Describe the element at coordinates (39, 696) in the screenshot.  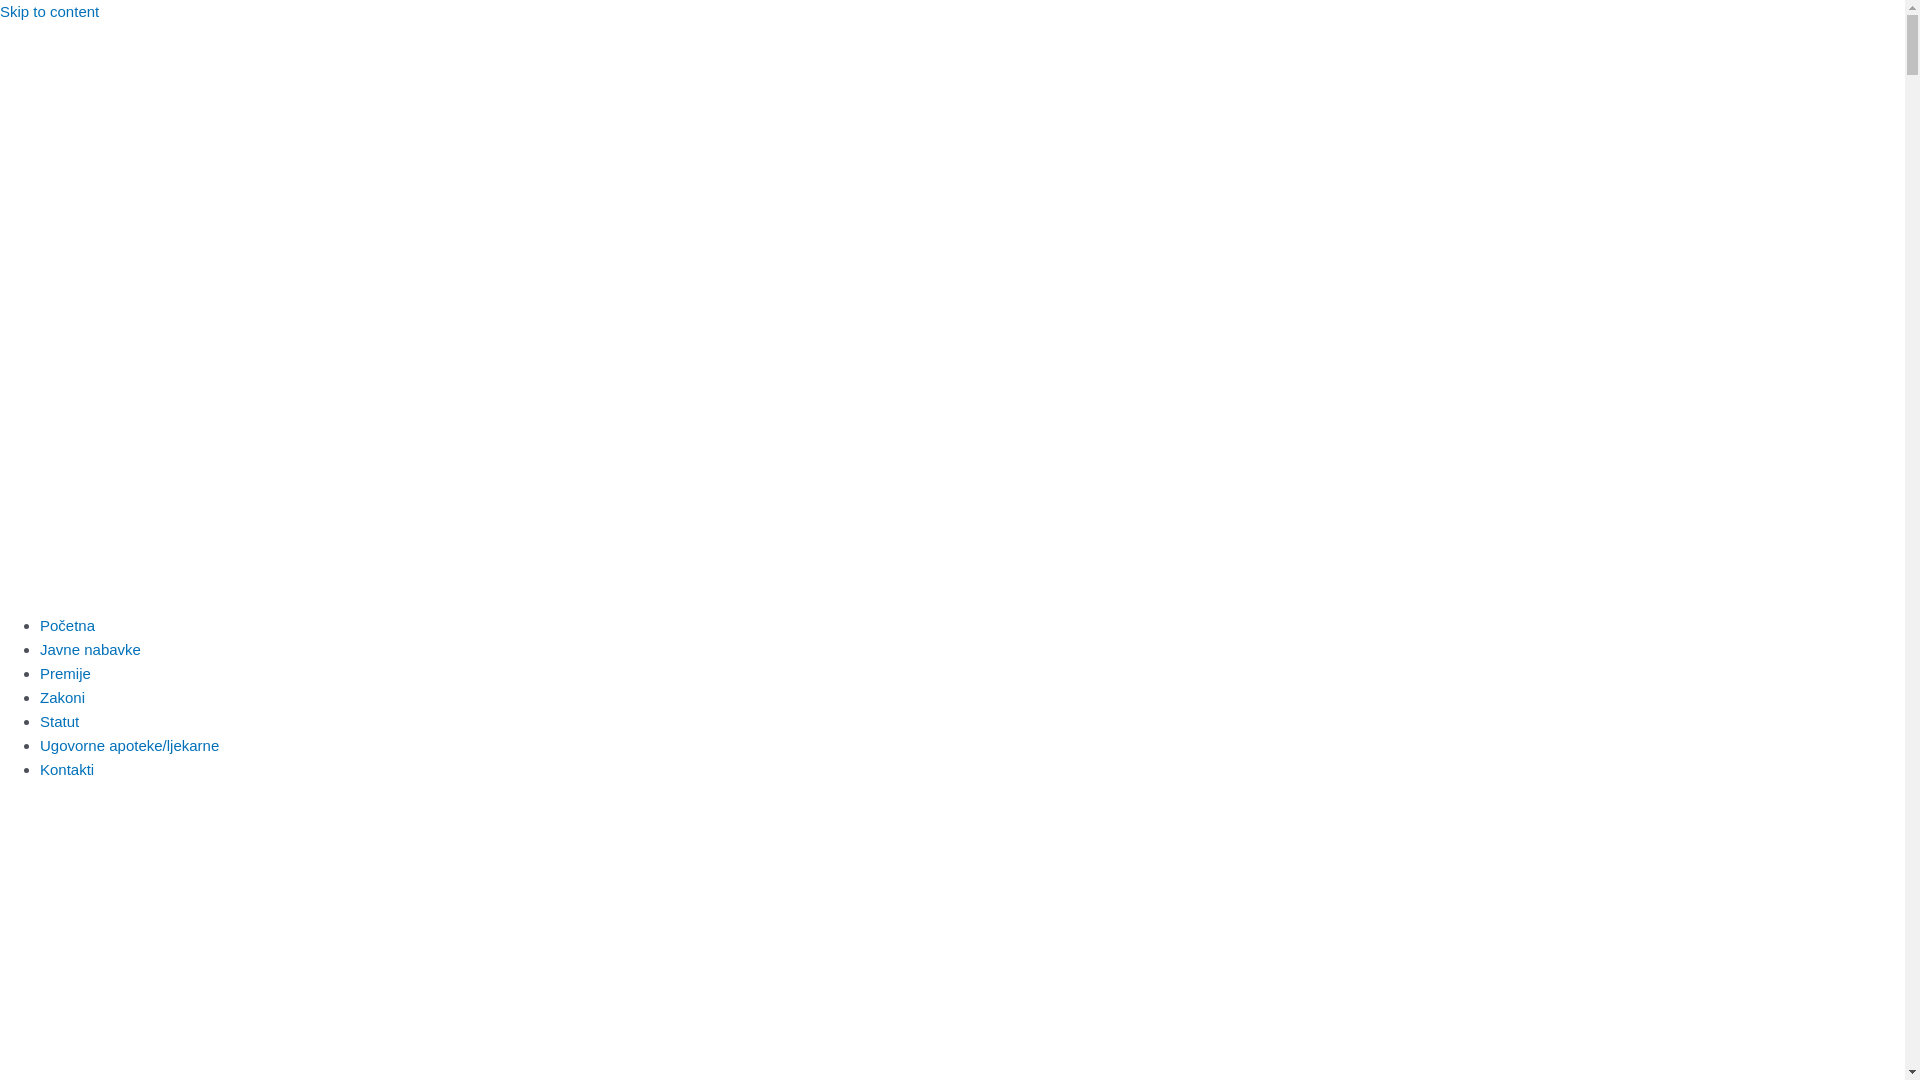
I see `'Zakoni'` at that location.